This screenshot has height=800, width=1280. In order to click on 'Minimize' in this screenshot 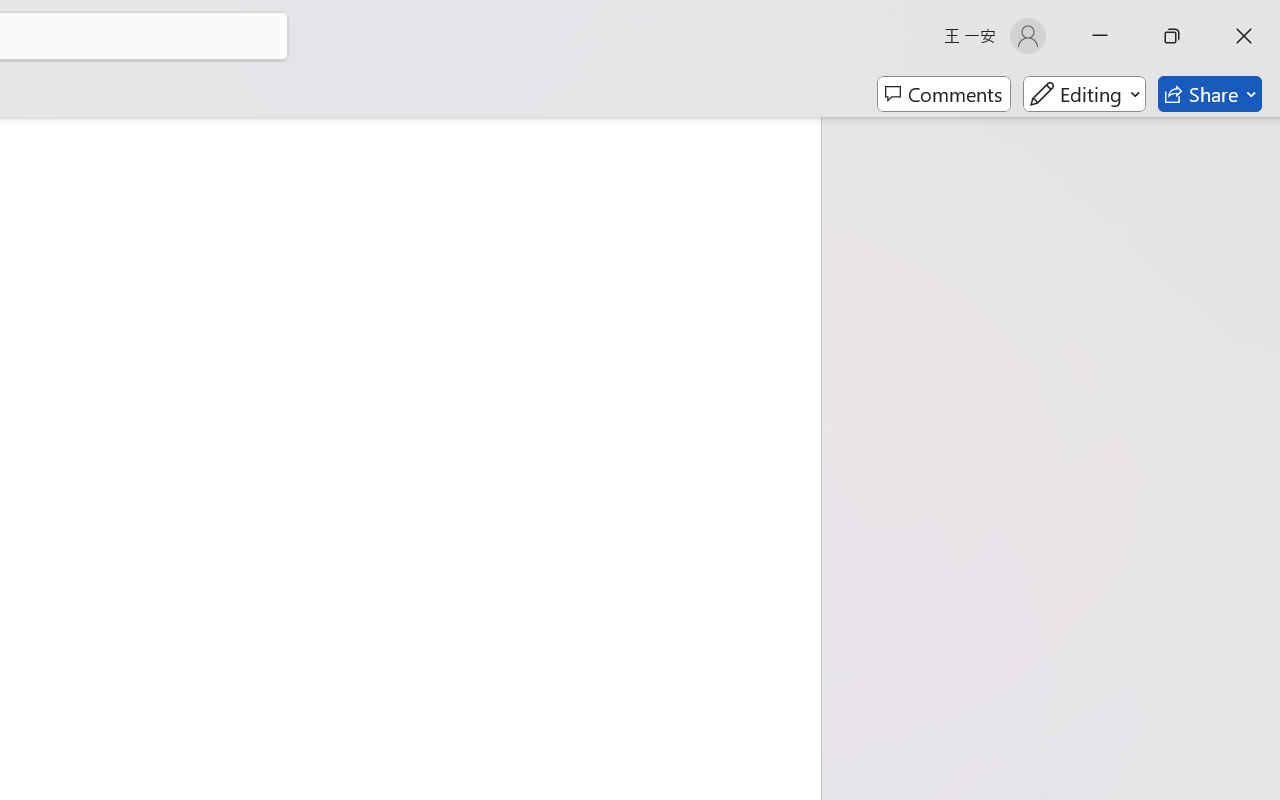, I will do `click(1099, 35)`.